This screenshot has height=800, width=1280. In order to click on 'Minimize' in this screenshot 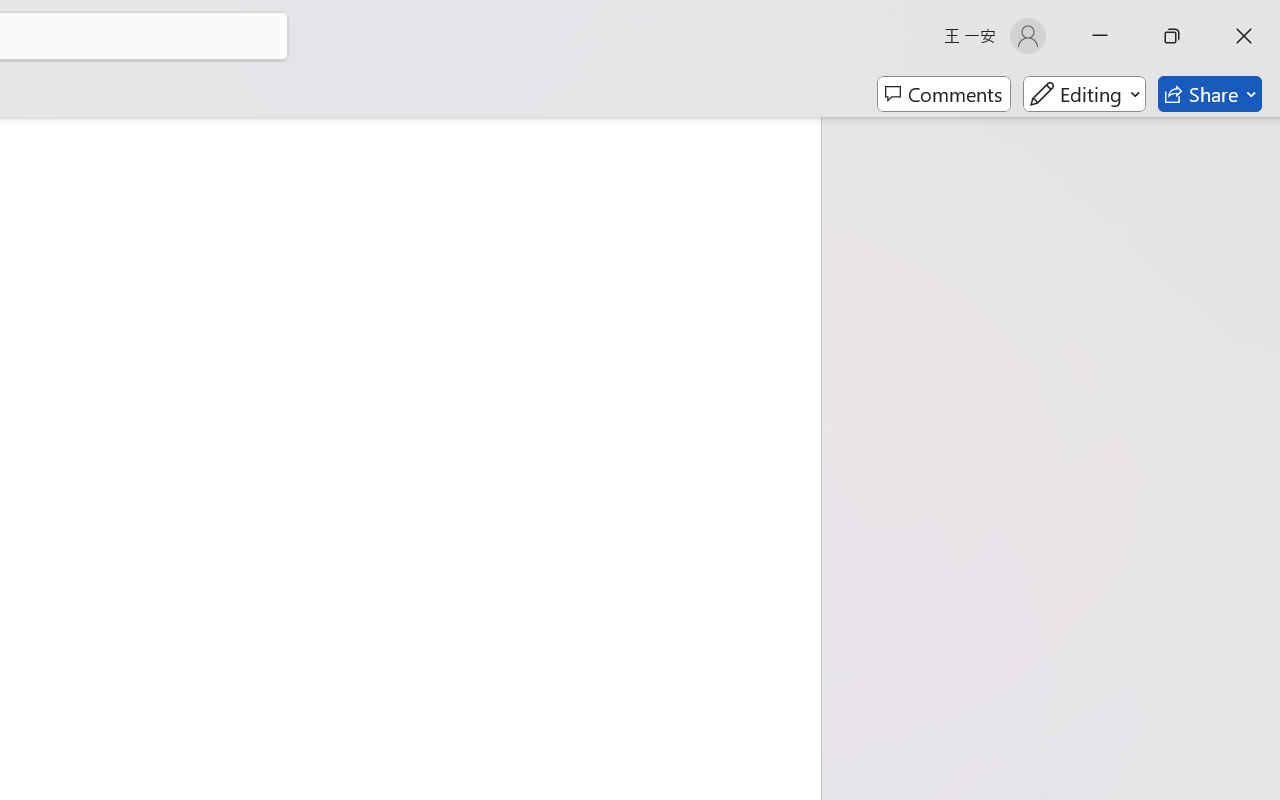, I will do `click(1099, 35)`.